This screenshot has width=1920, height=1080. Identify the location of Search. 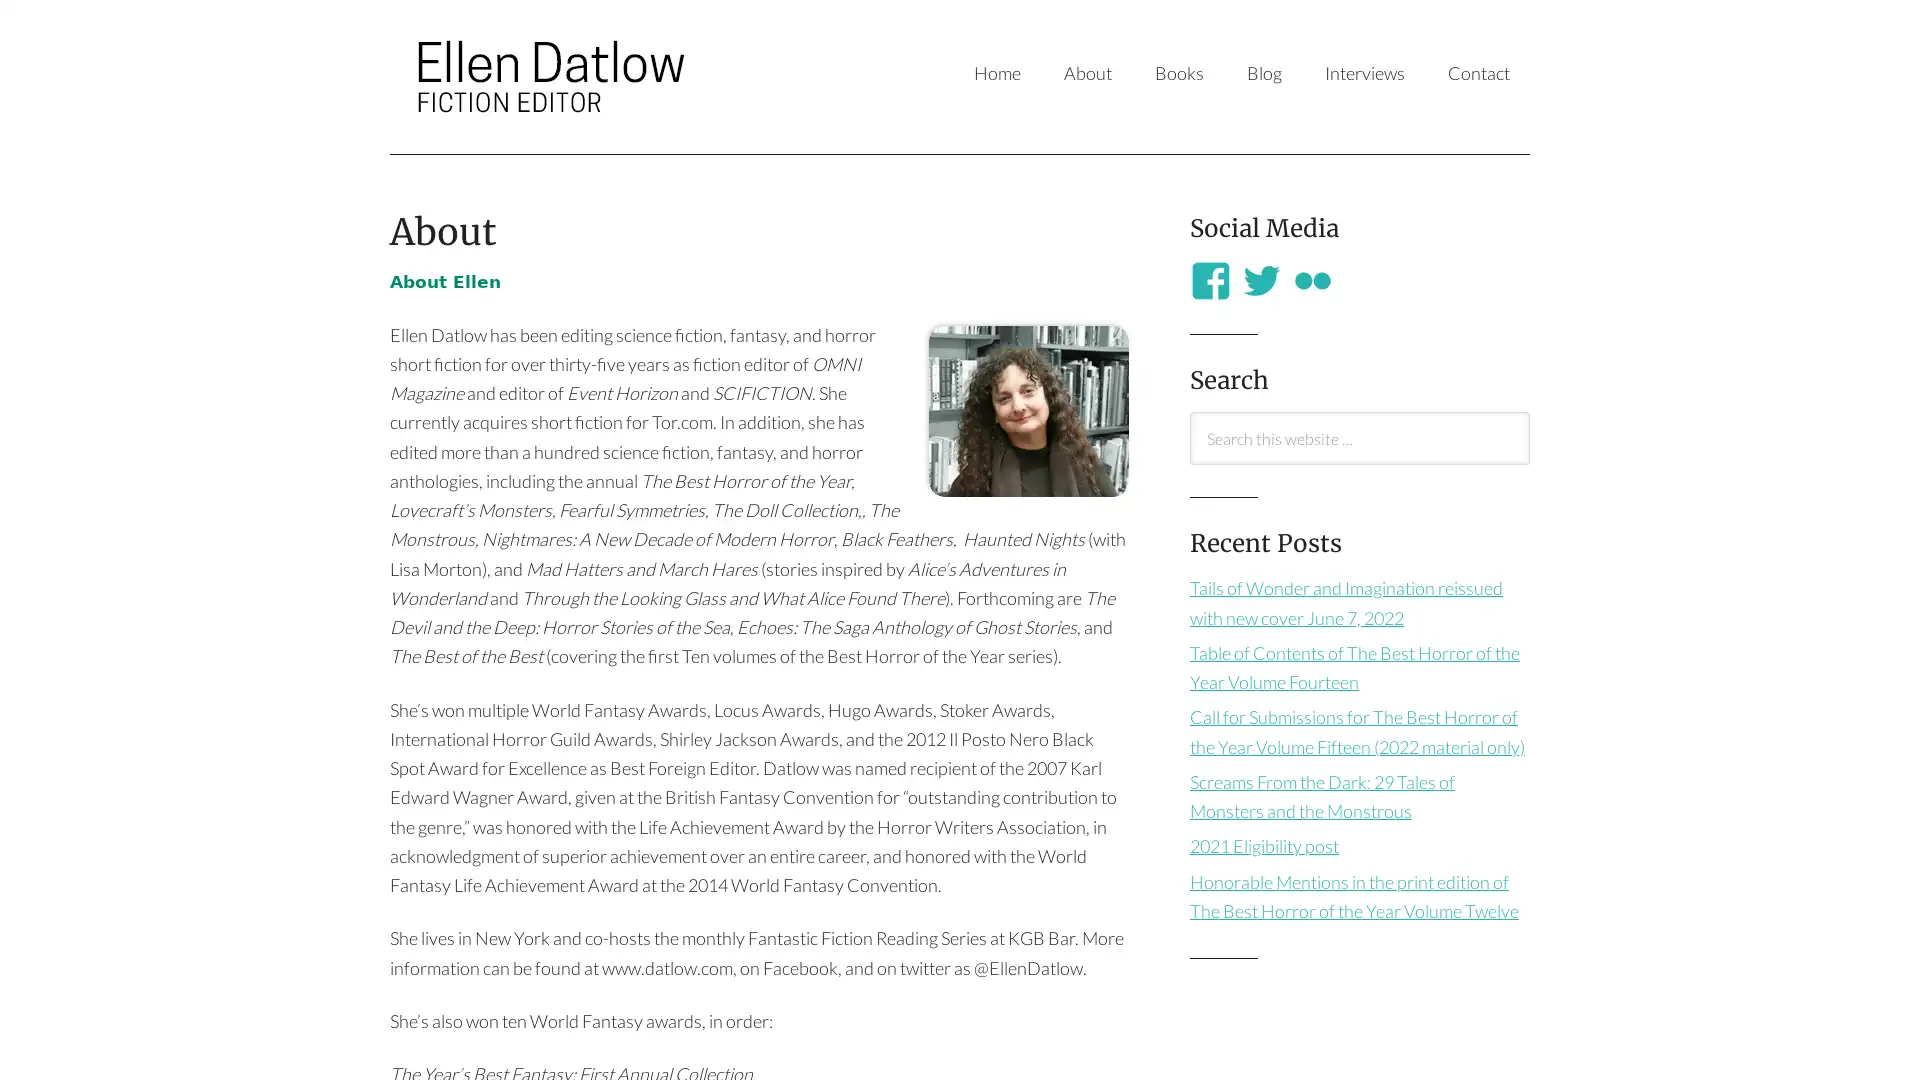
(1189, 463).